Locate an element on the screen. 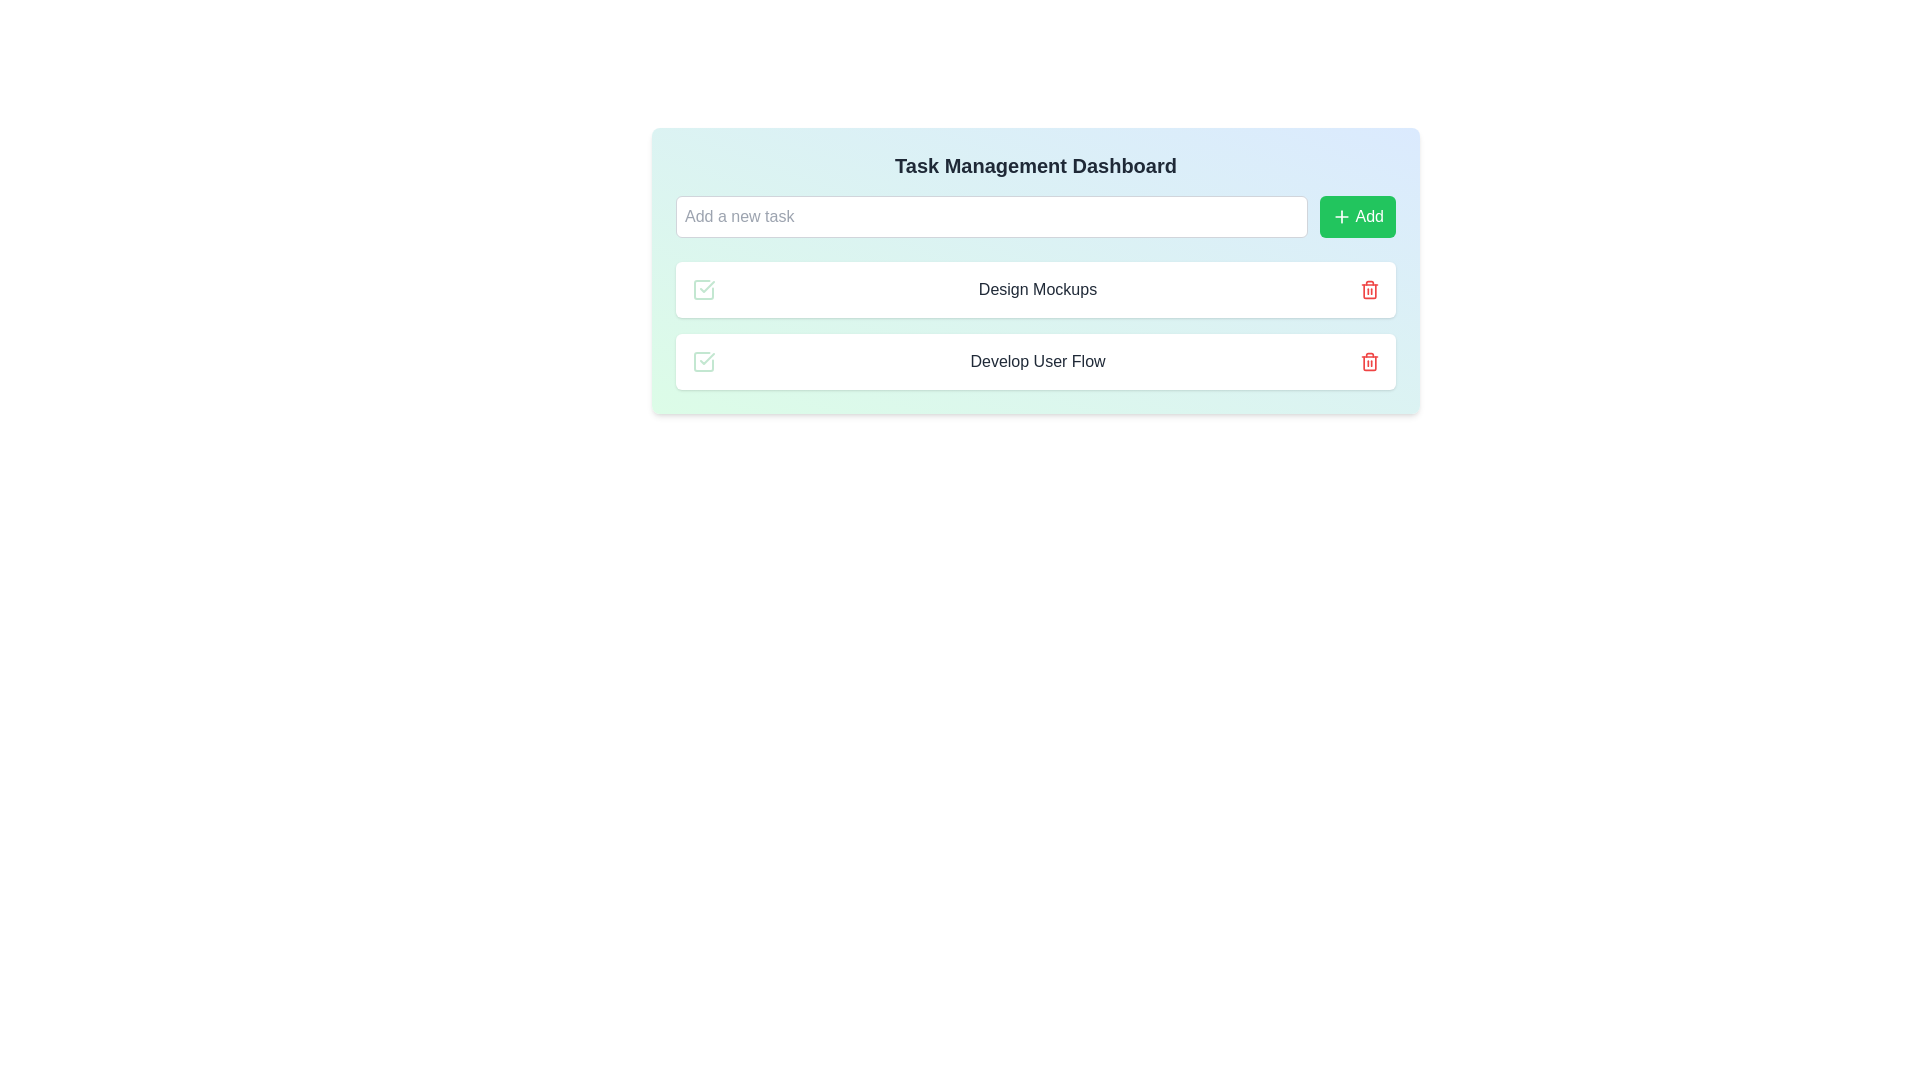  the visual state of the checkbox icon represented as a hollow square with rounded corners, located to the left of the text labeled 'Design Mockups' is located at coordinates (704, 289).